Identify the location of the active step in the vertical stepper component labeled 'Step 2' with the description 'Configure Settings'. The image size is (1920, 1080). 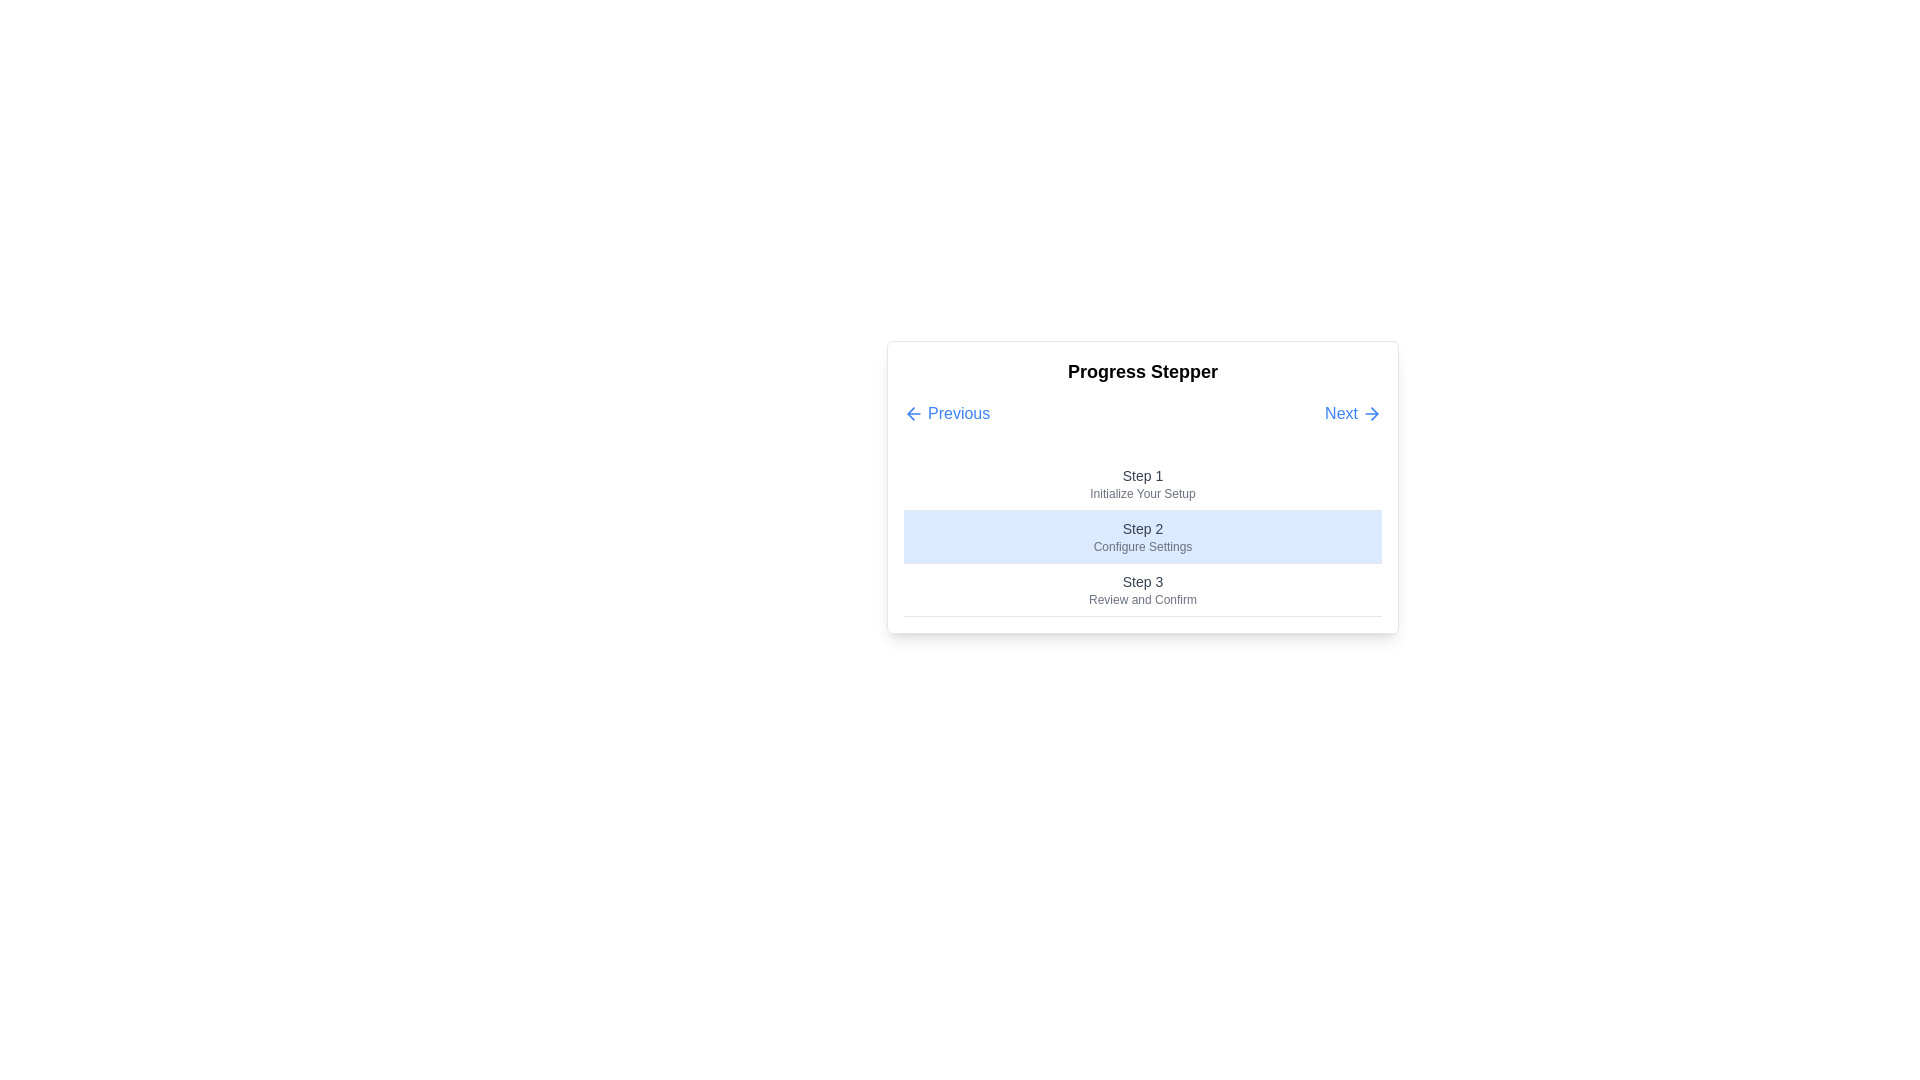
(1142, 536).